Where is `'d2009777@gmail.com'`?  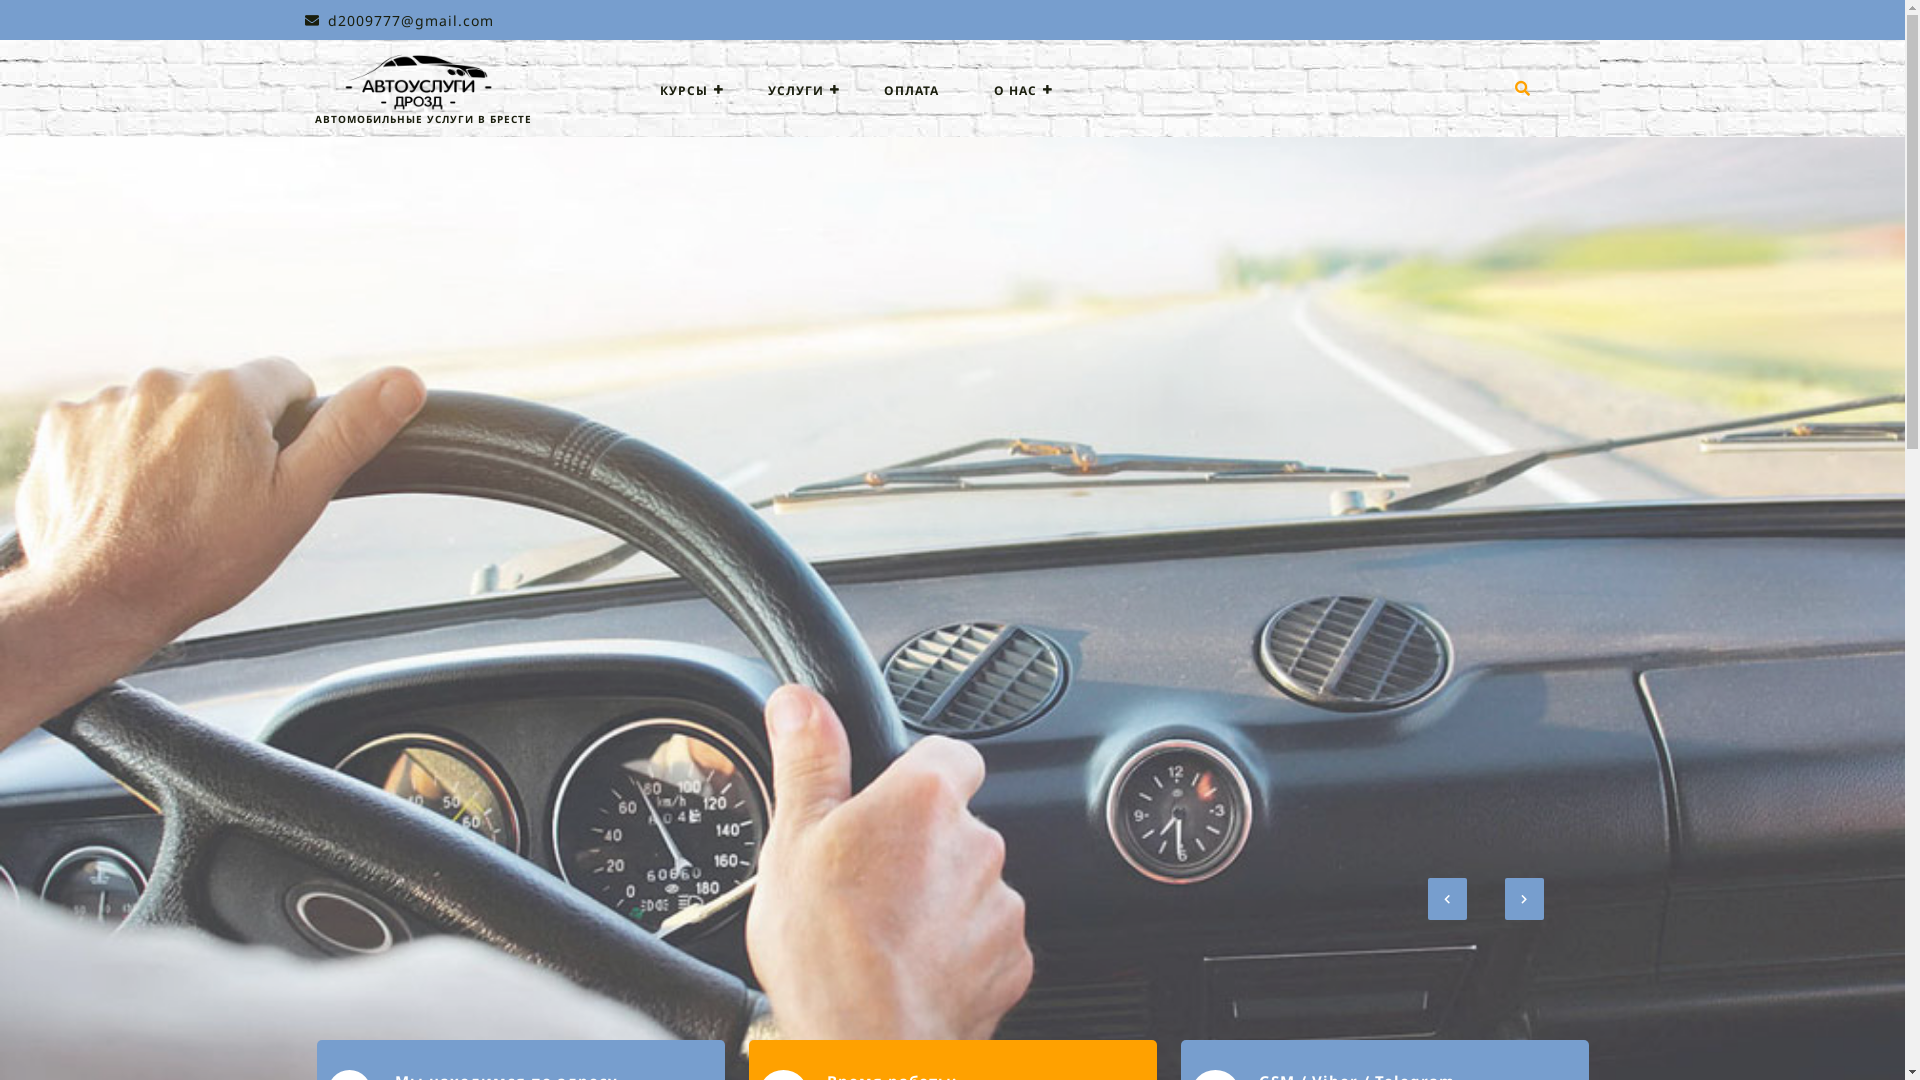
'd2009777@gmail.com' is located at coordinates (302, 20).